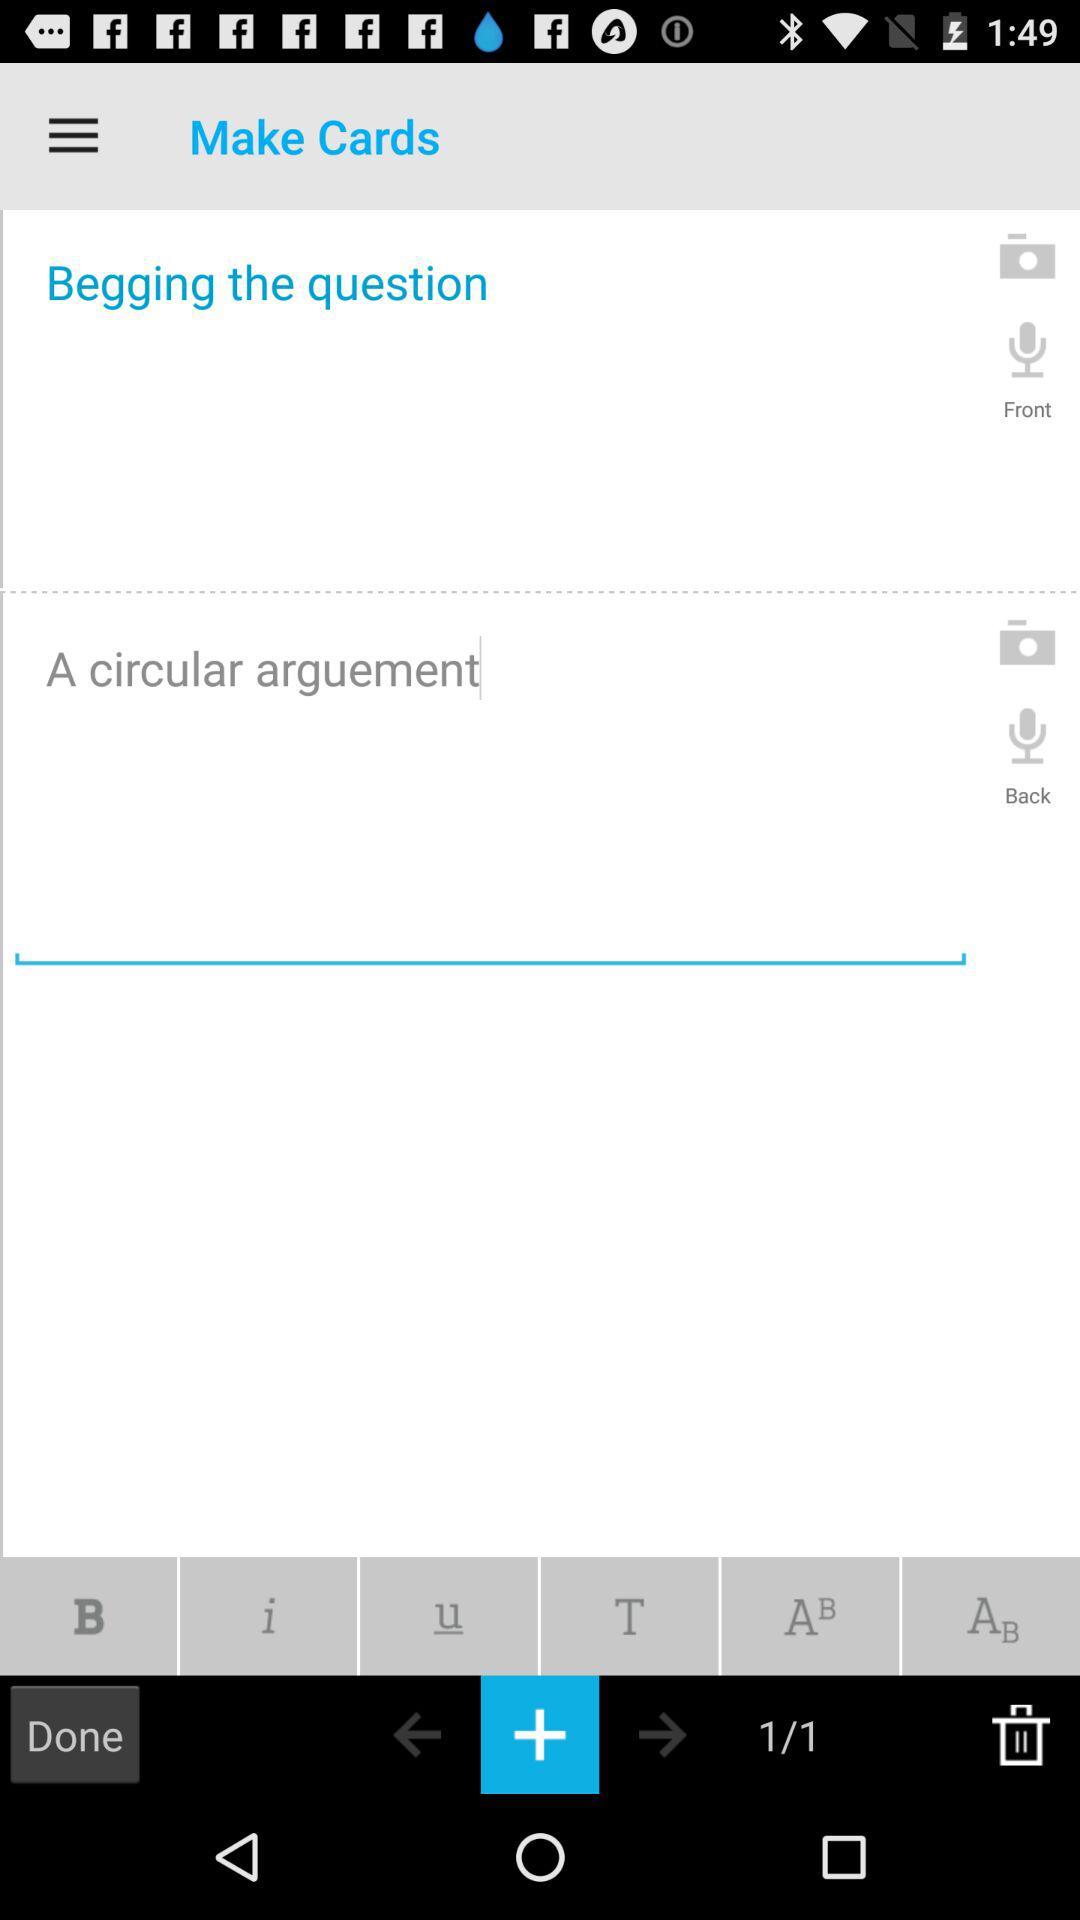 The height and width of the screenshot is (1920, 1080). What do you see at coordinates (991, 1616) in the screenshot?
I see `subscript` at bounding box center [991, 1616].